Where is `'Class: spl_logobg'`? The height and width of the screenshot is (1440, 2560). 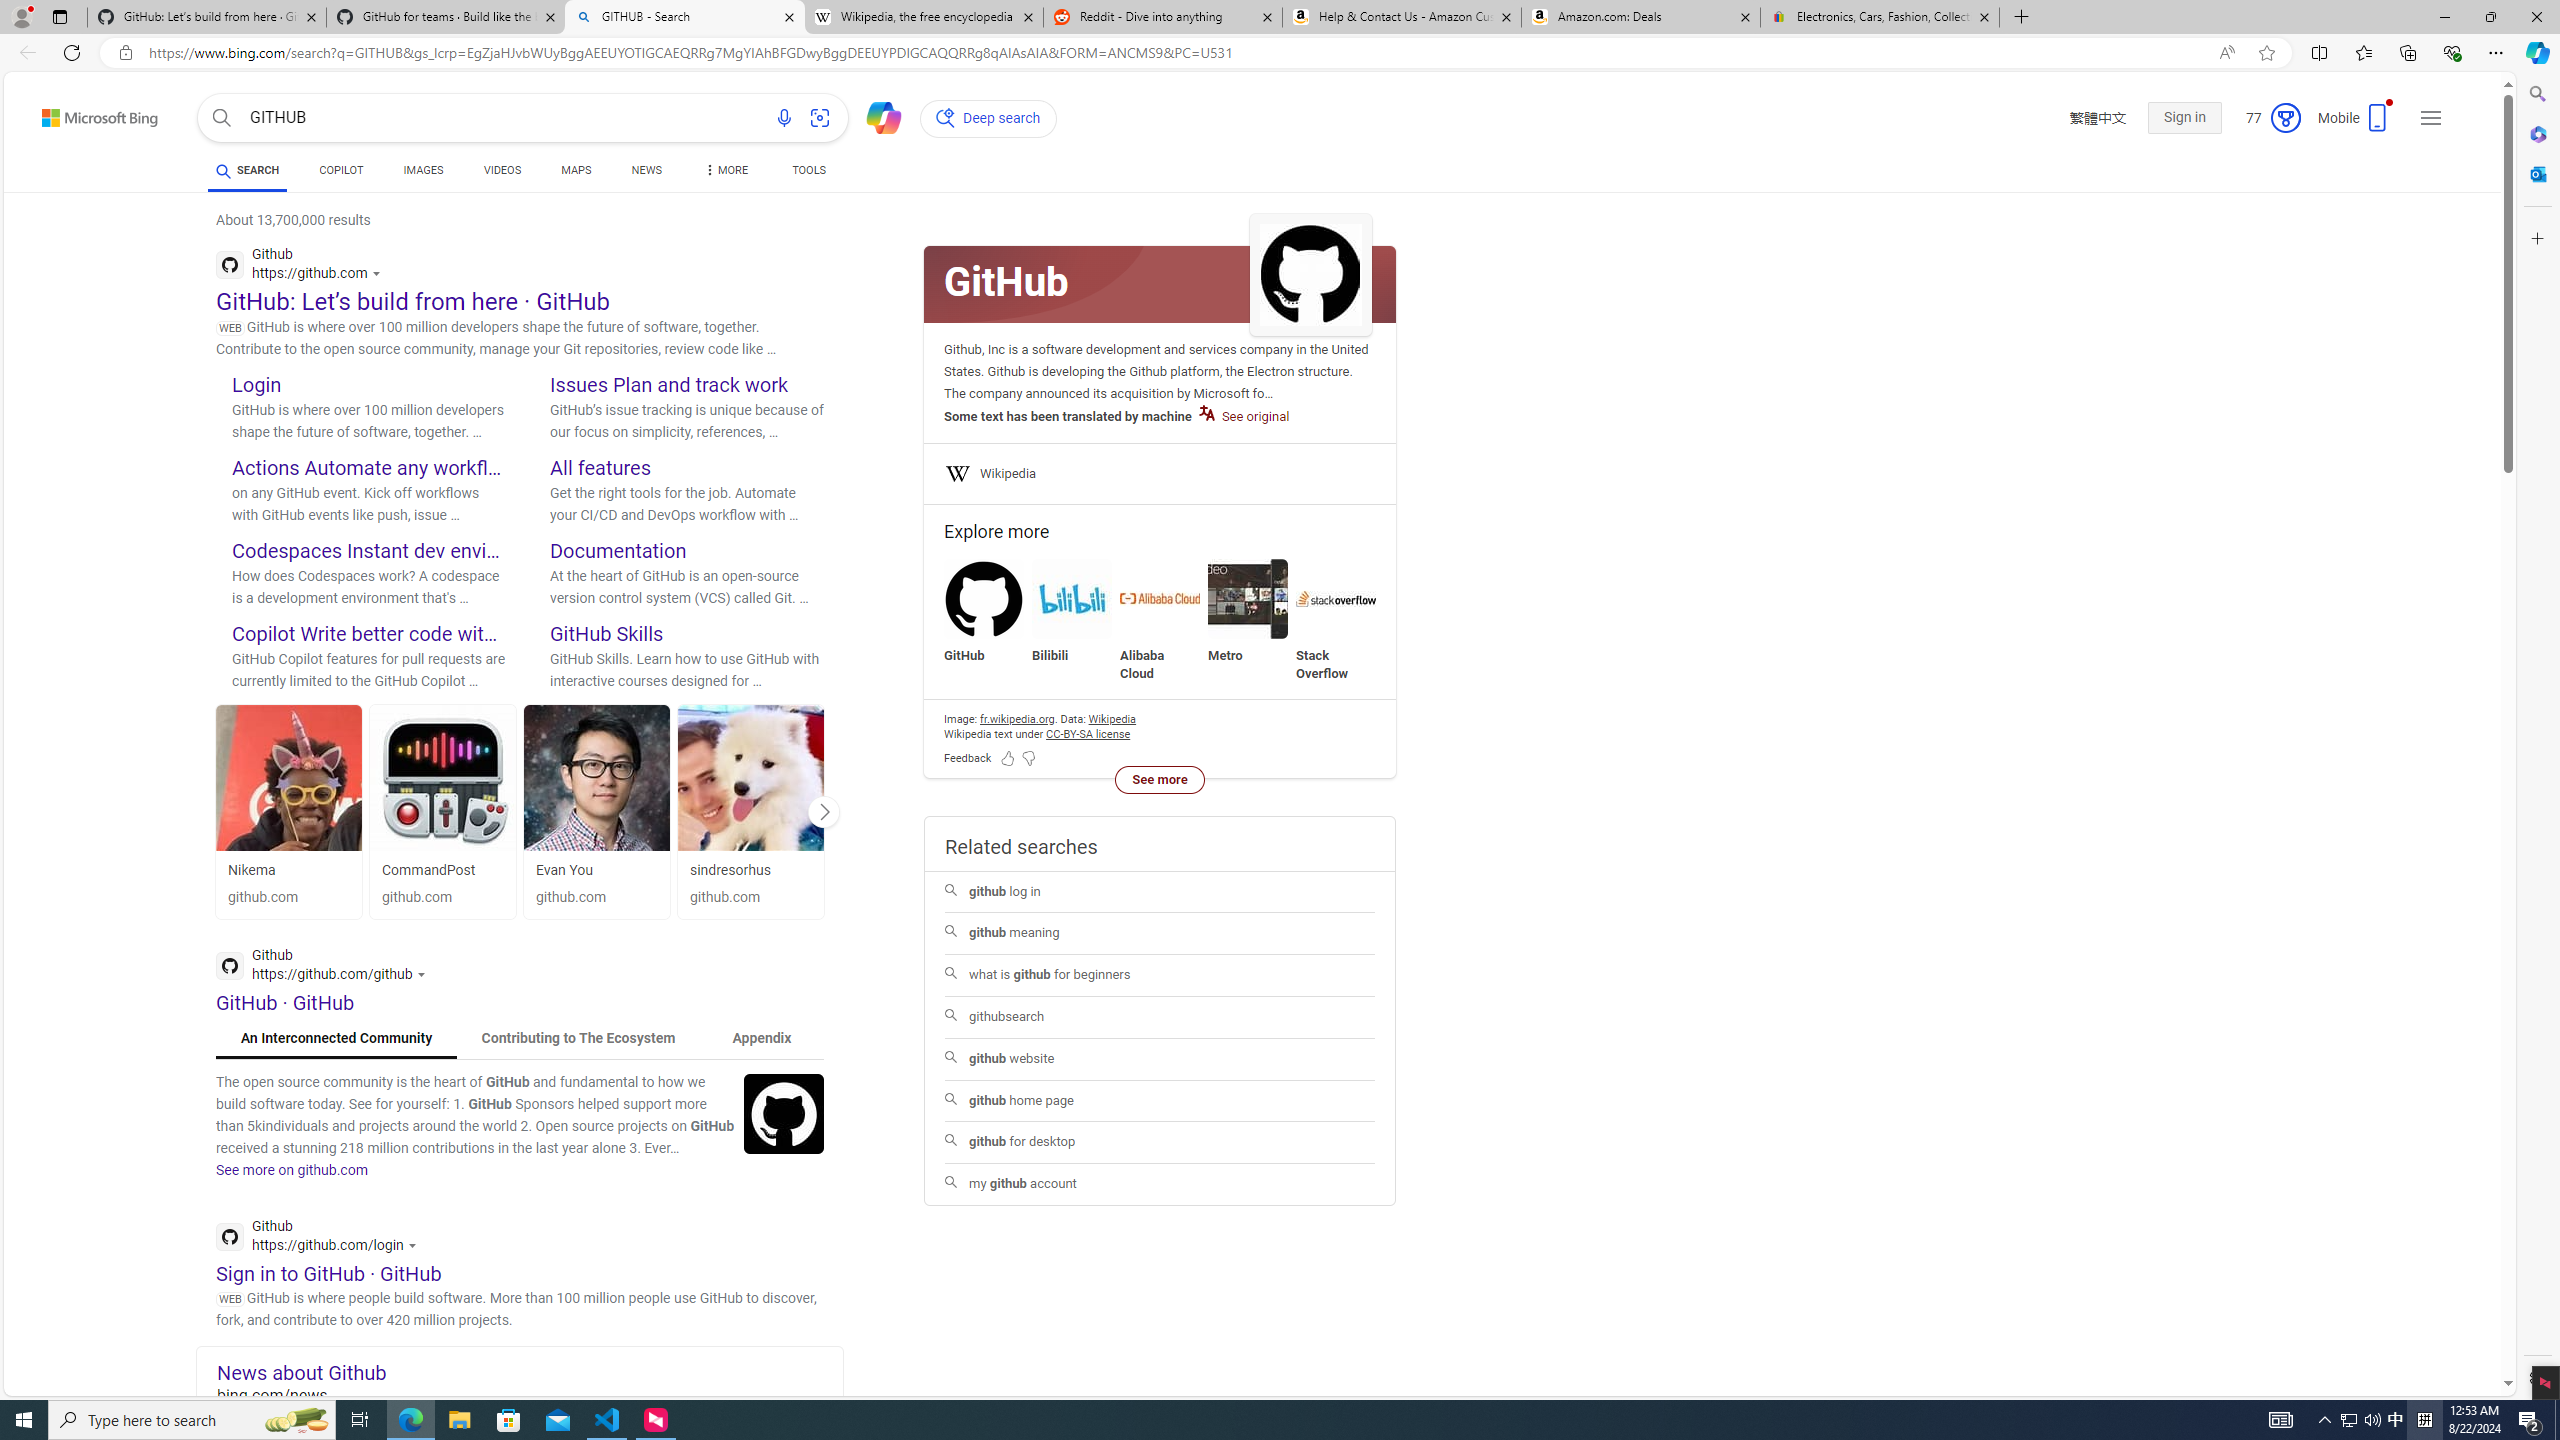 'Class: spl_logobg' is located at coordinates (1158, 283).